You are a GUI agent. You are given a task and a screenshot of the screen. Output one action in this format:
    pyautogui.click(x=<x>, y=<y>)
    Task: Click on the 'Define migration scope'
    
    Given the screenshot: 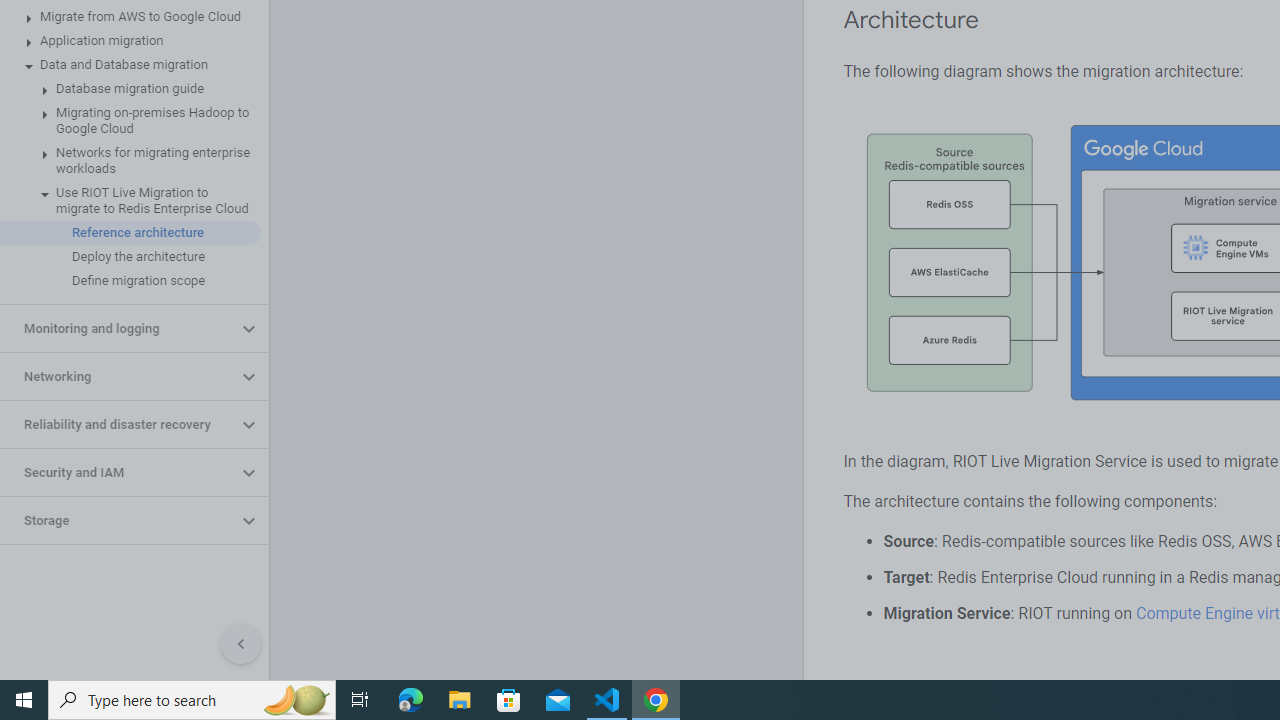 What is the action you would take?
    pyautogui.click(x=129, y=281)
    